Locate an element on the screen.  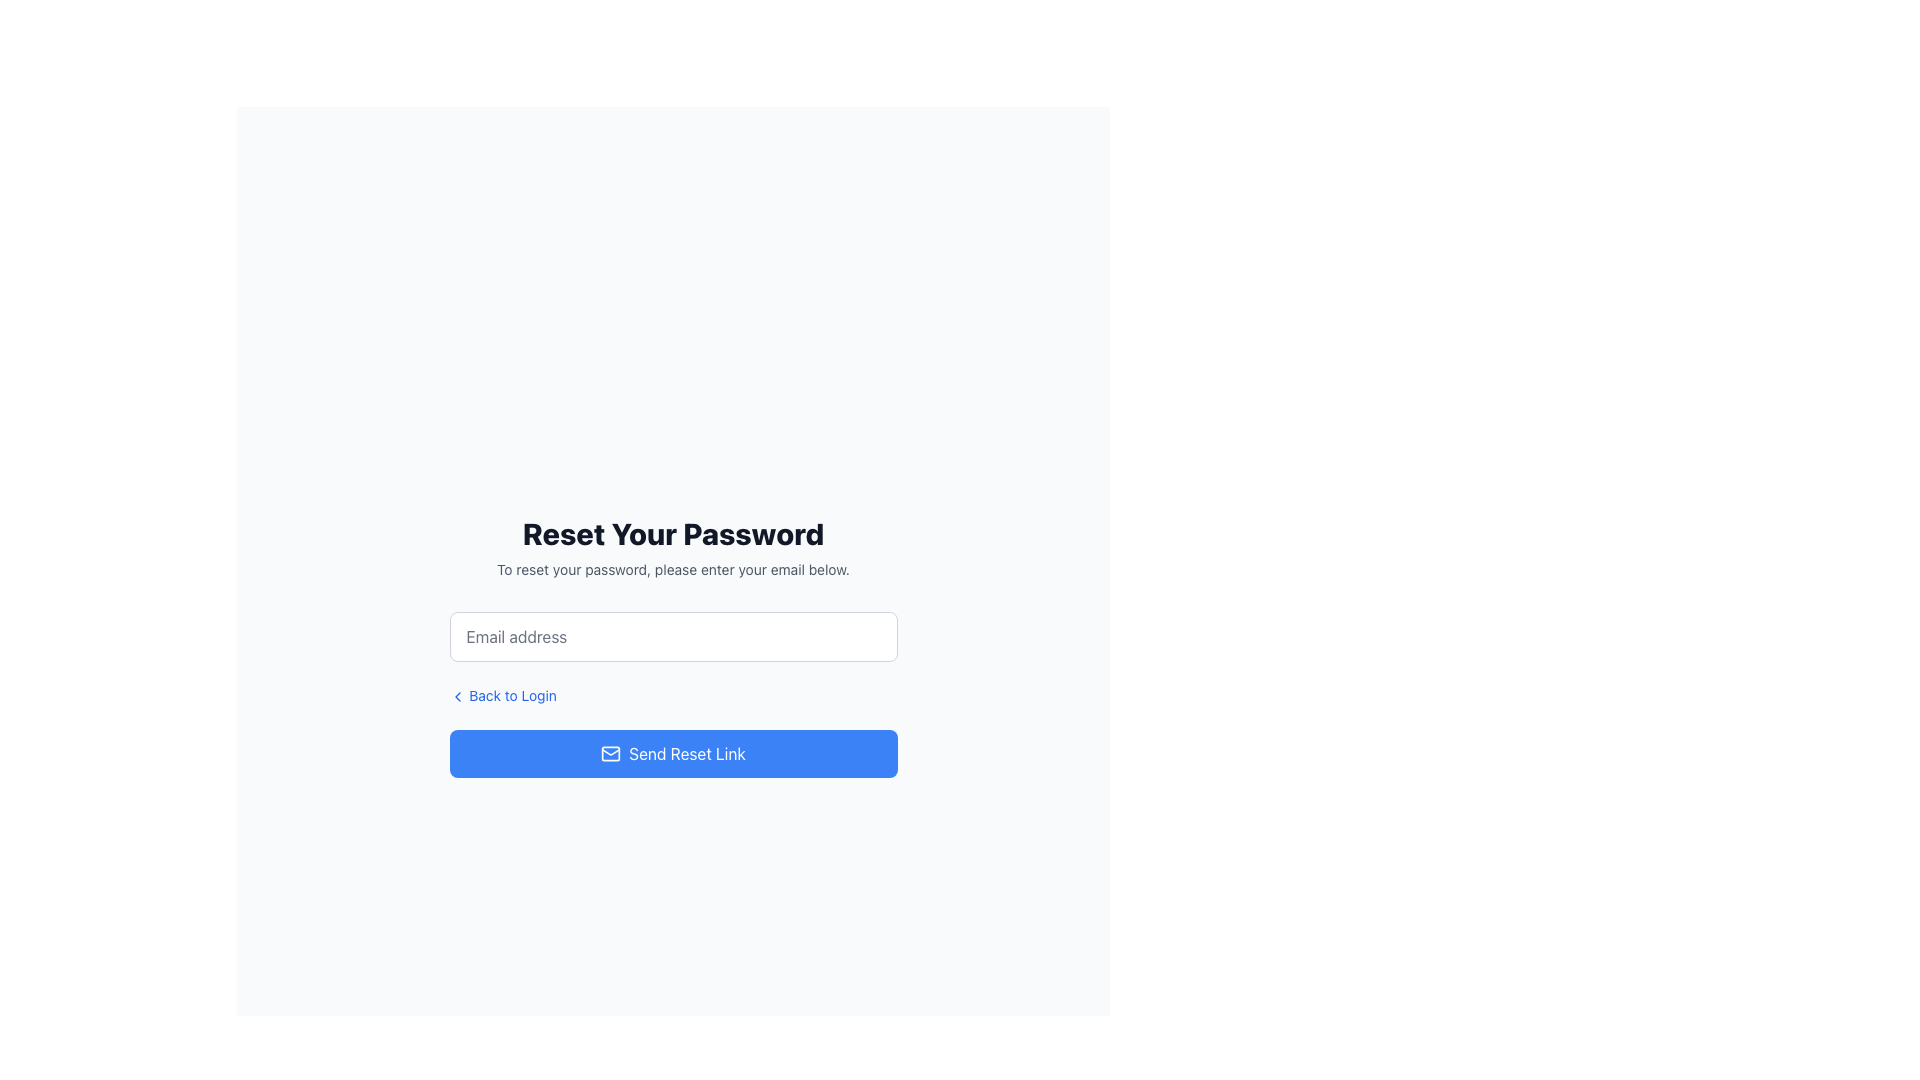
the email sending icon located on the left side of the 'Send Reset Link' button is located at coordinates (610, 753).